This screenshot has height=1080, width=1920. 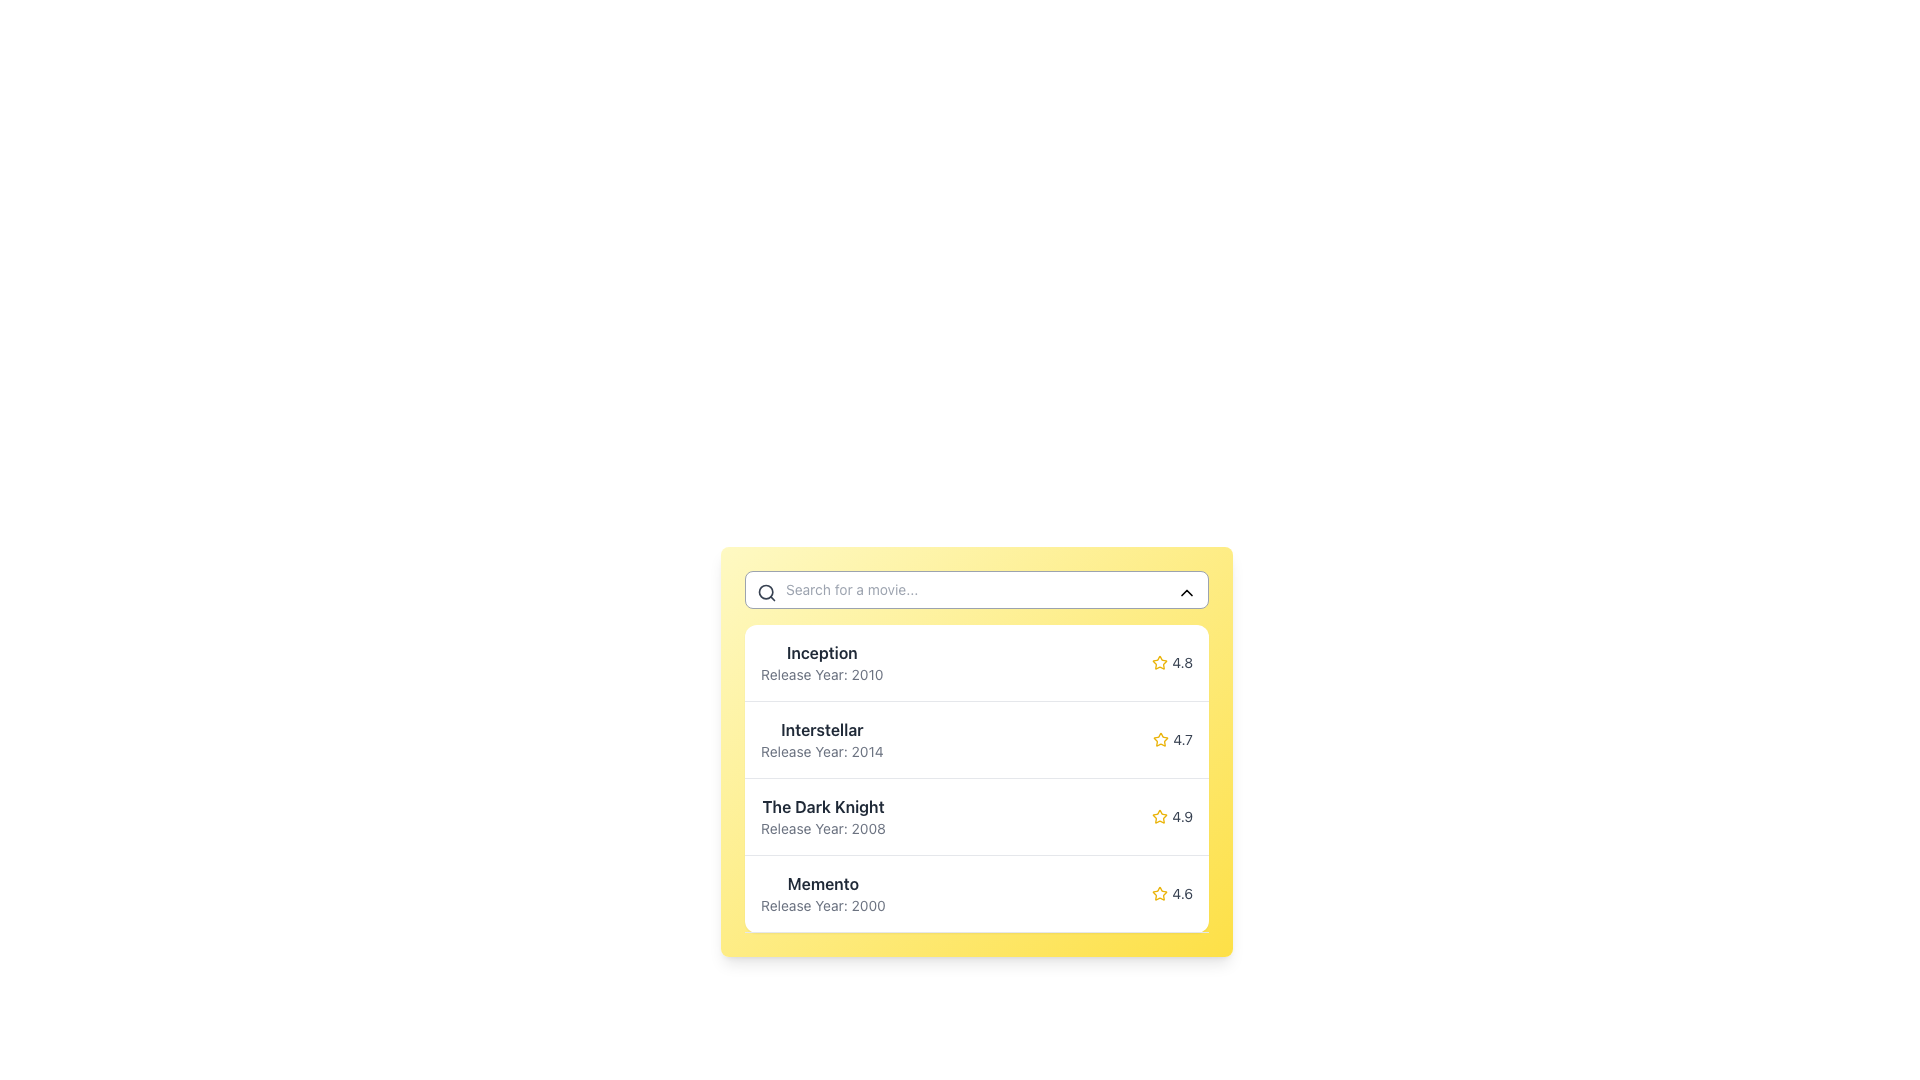 I want to click on the text label that displays 'The Dark Knight', so click(x=823, y=805).